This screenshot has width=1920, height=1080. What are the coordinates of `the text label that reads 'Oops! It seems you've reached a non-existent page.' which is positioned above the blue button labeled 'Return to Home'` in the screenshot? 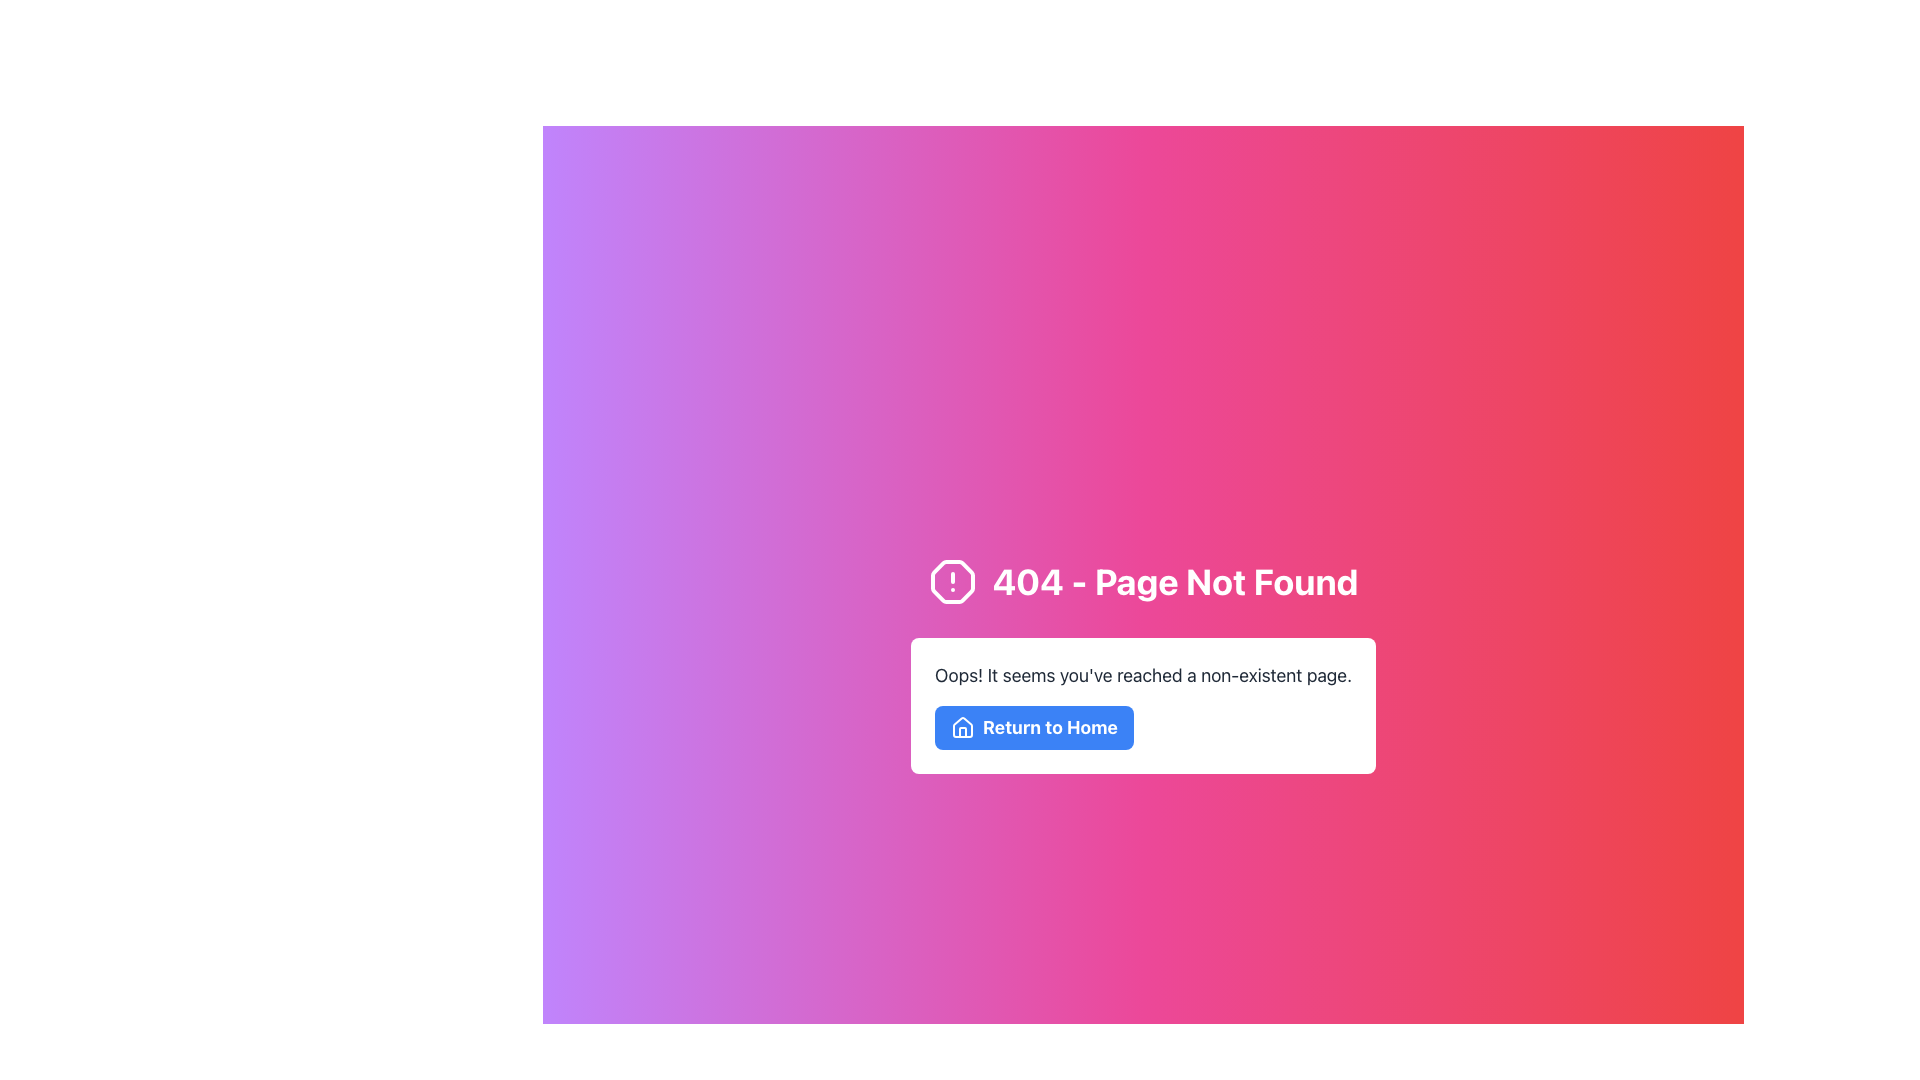 It's located at (1143, 675).